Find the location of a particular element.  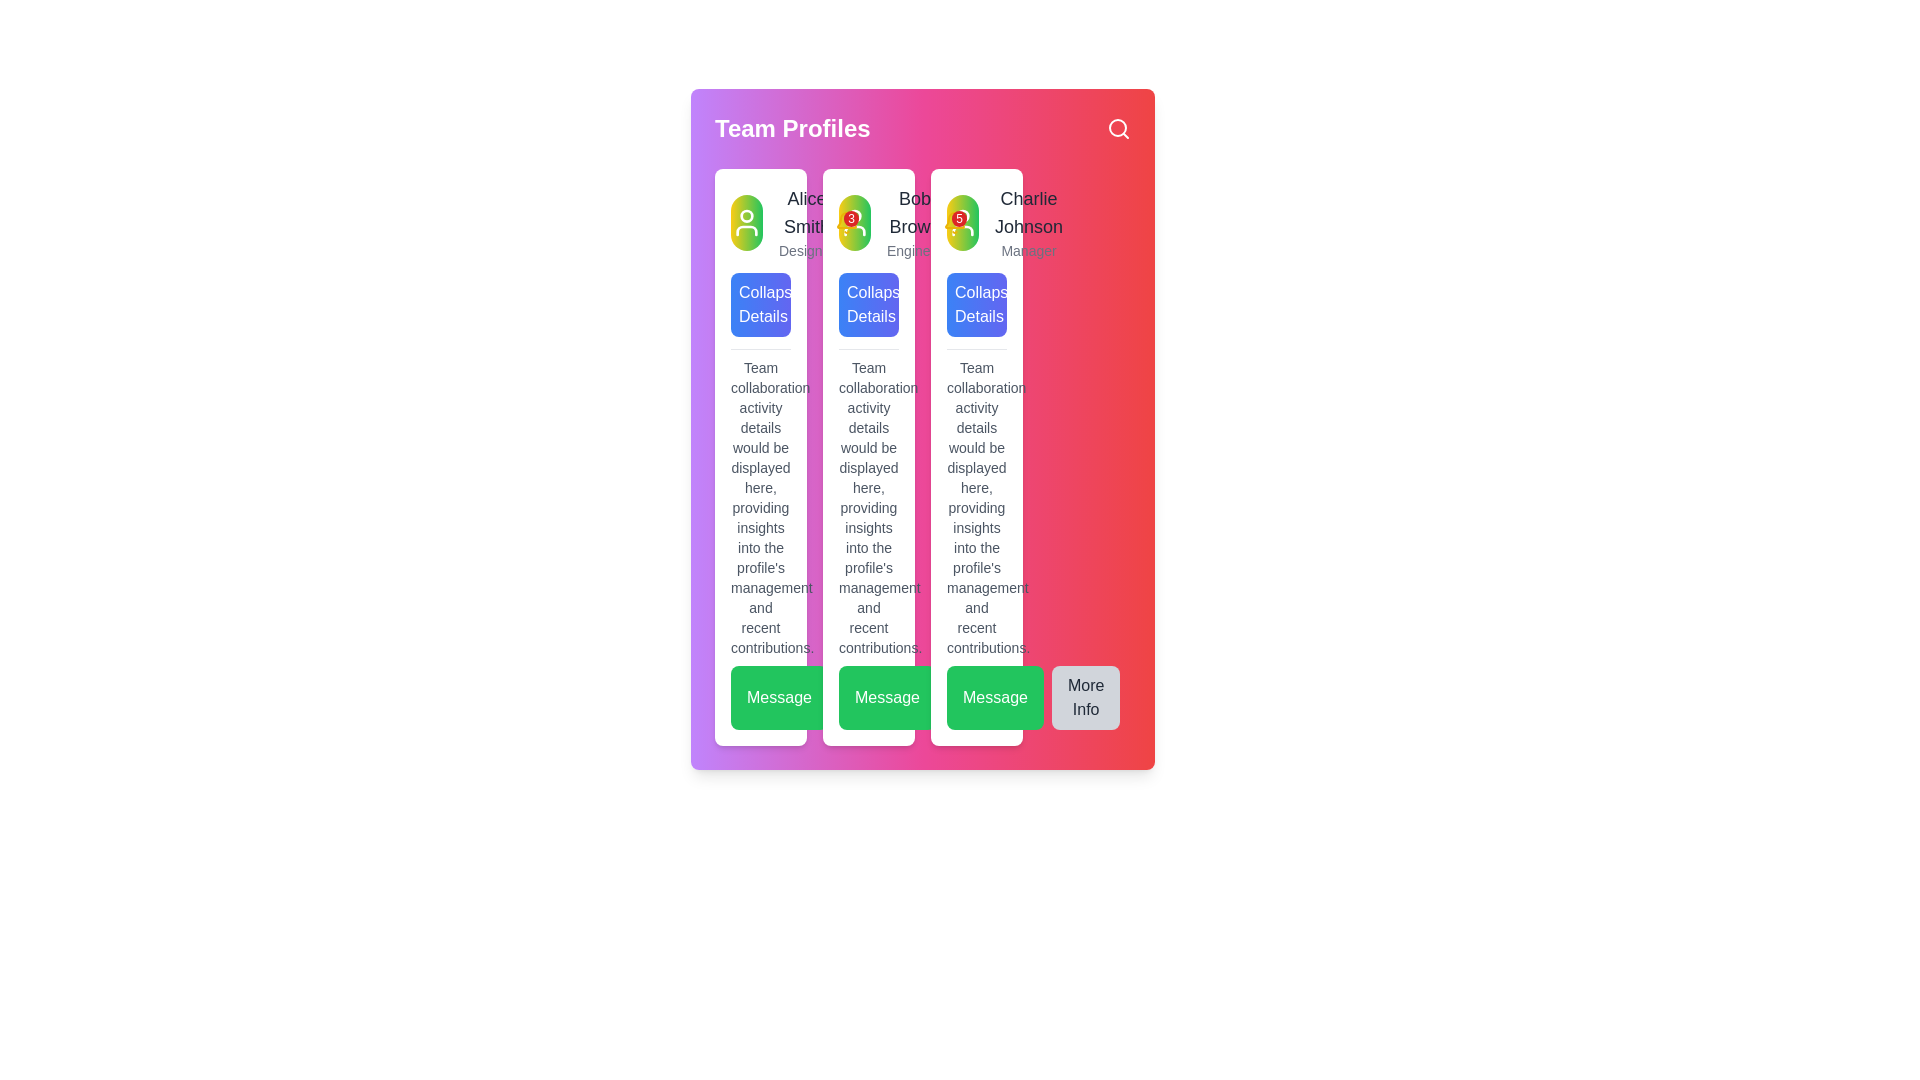

the 'Team Profiles' text label, which is displayed in bold, large white font against a gradient pink to purple background, located at the top-left corner of the interface is located at coordinates (791, 128).